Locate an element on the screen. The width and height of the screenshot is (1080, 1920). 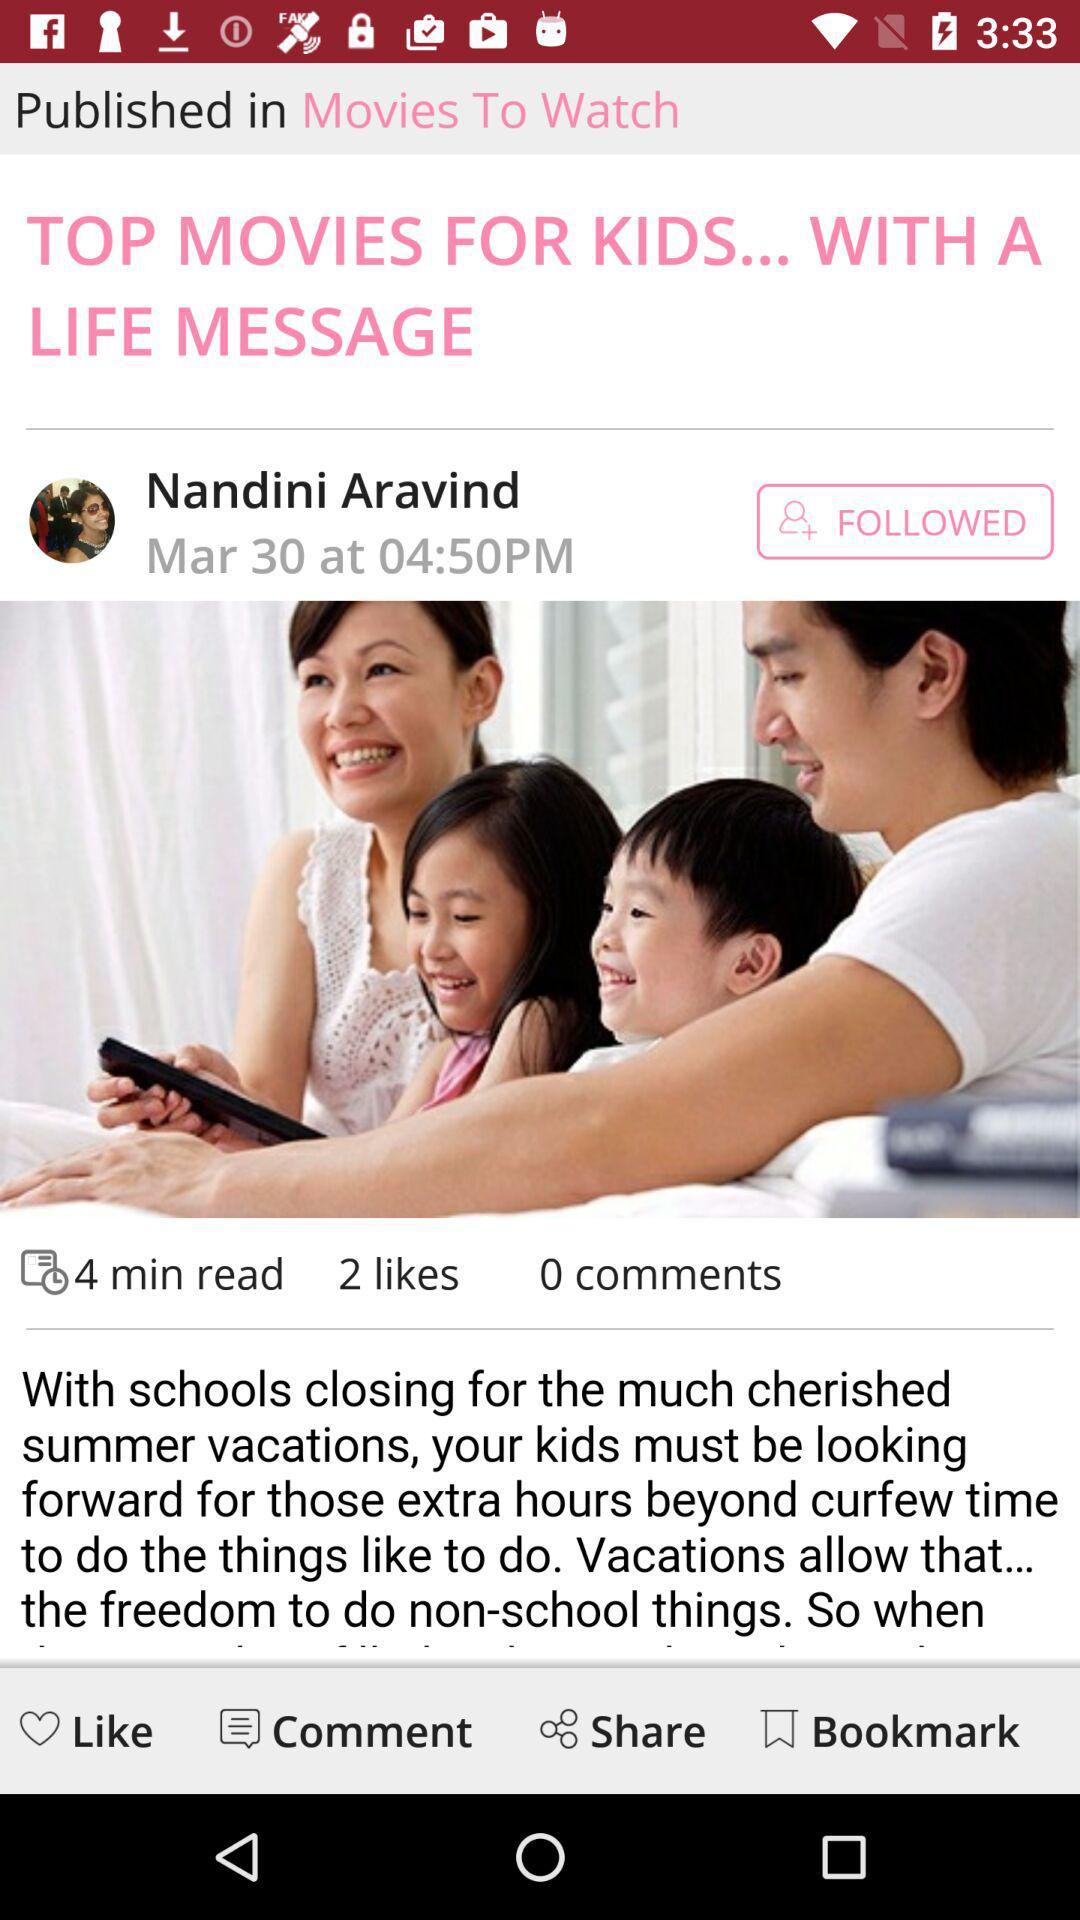
read messages is located at coordinates (238, 1727).